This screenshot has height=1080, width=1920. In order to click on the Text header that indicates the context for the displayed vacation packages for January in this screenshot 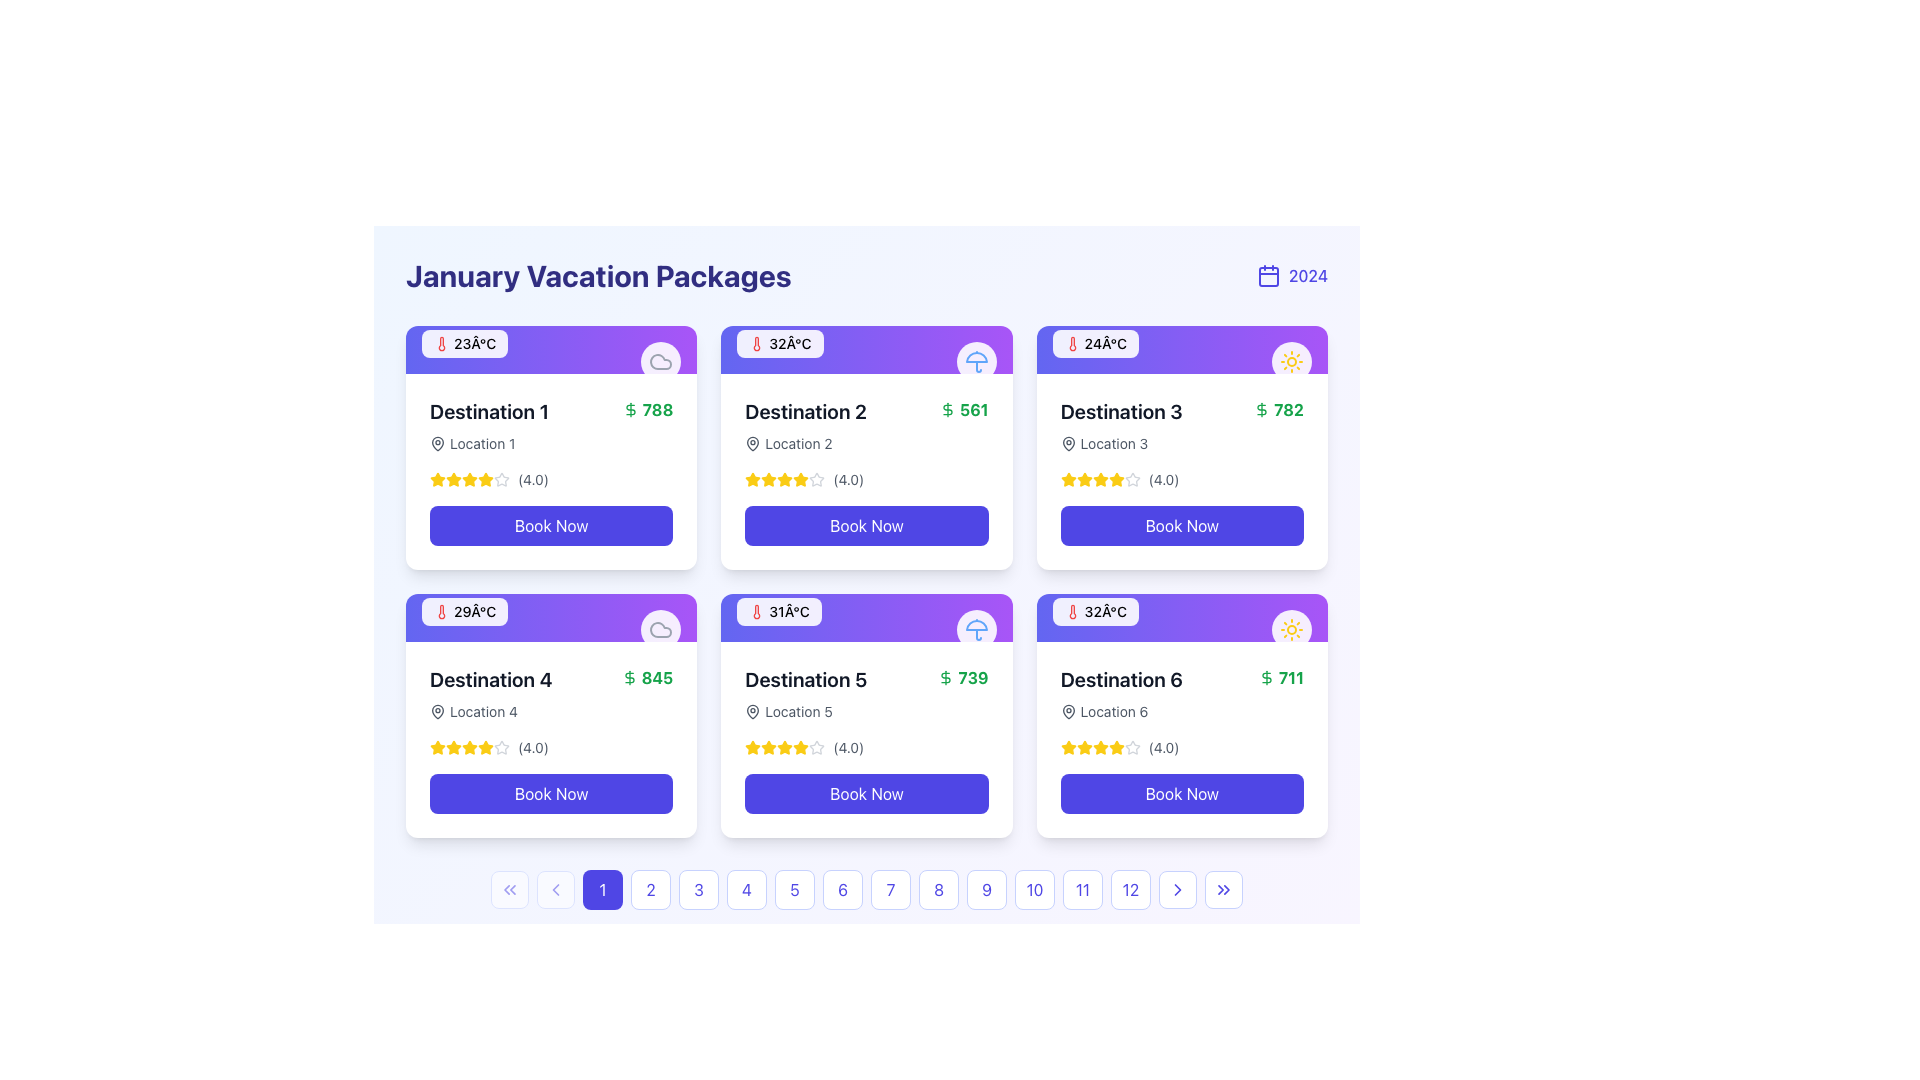, I will do `click(597, 276)`.